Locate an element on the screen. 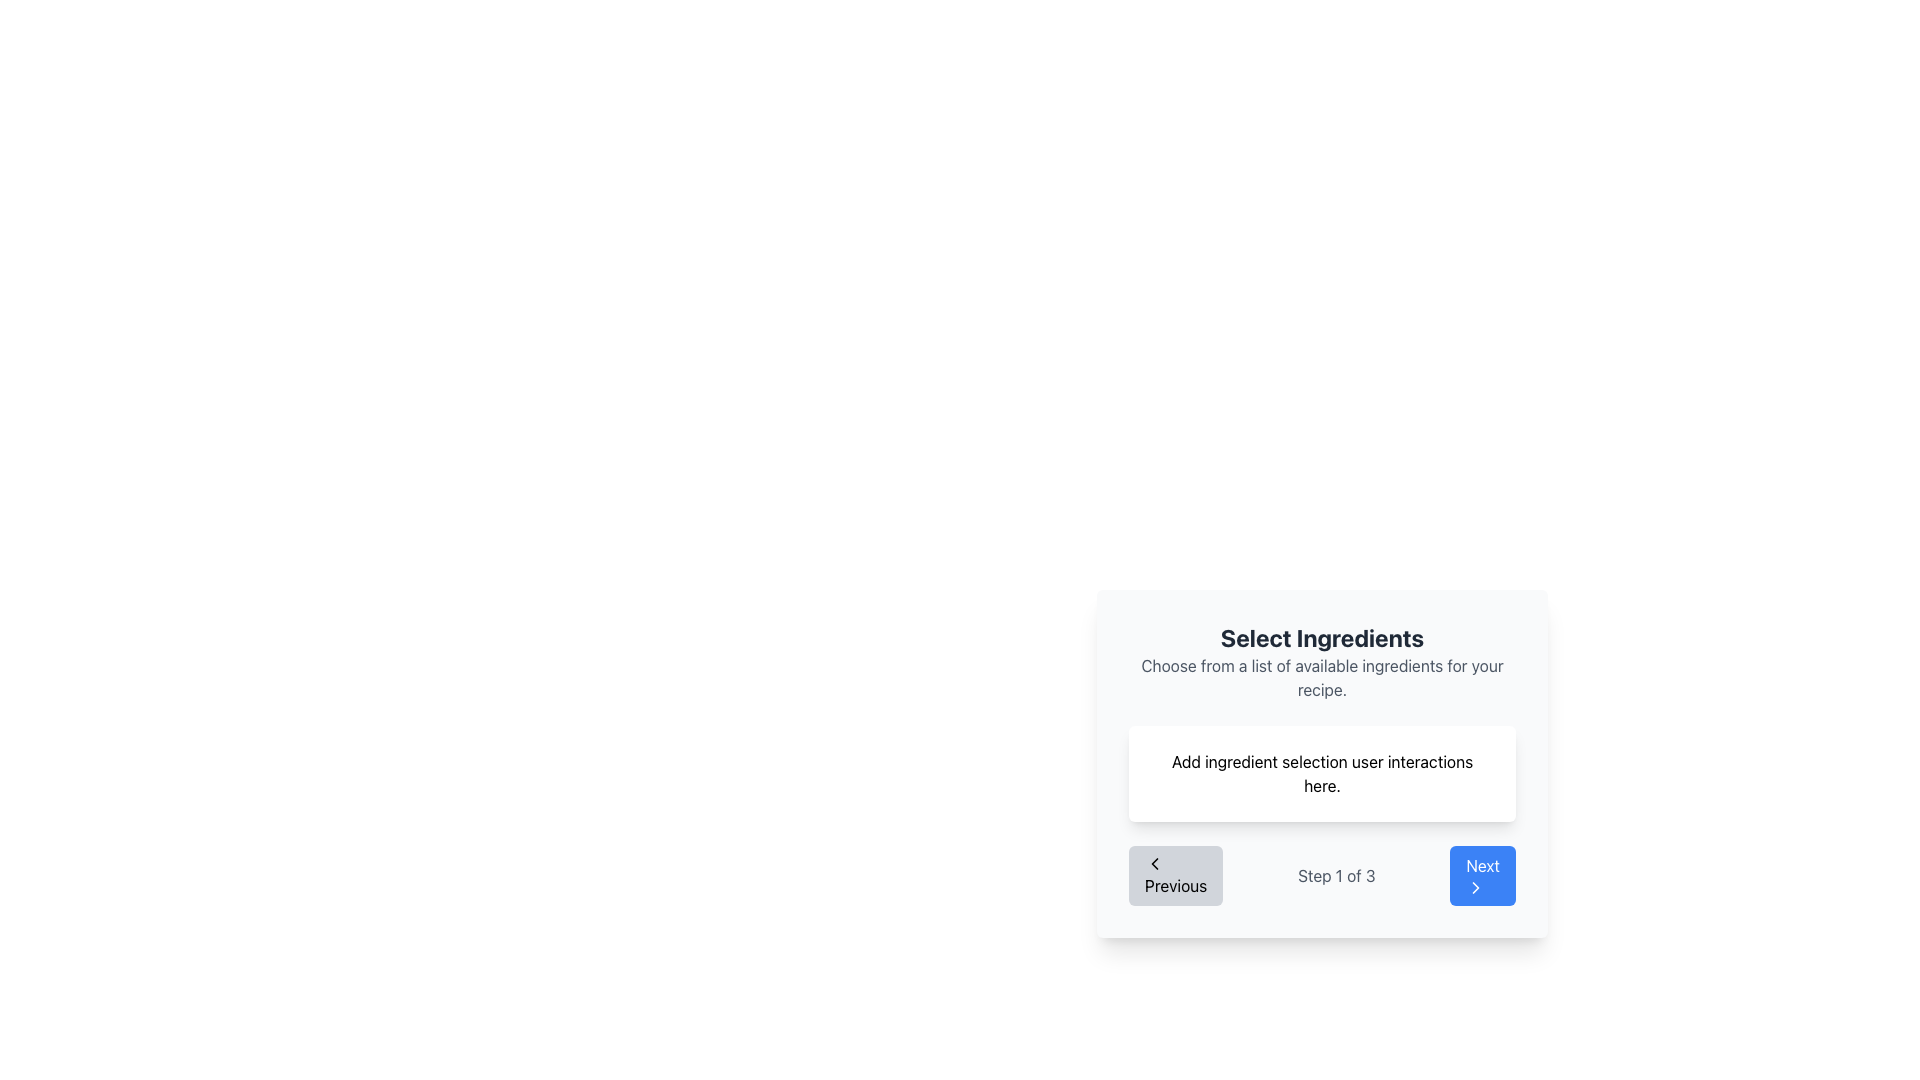 Image resolution: width=1920 pixels, height=1080 pixels. the 'Previous' button, which is a rectangular button with rounded corners and a gray background, located on the left side of the pagination interface is located at coordinates (1176, 874).